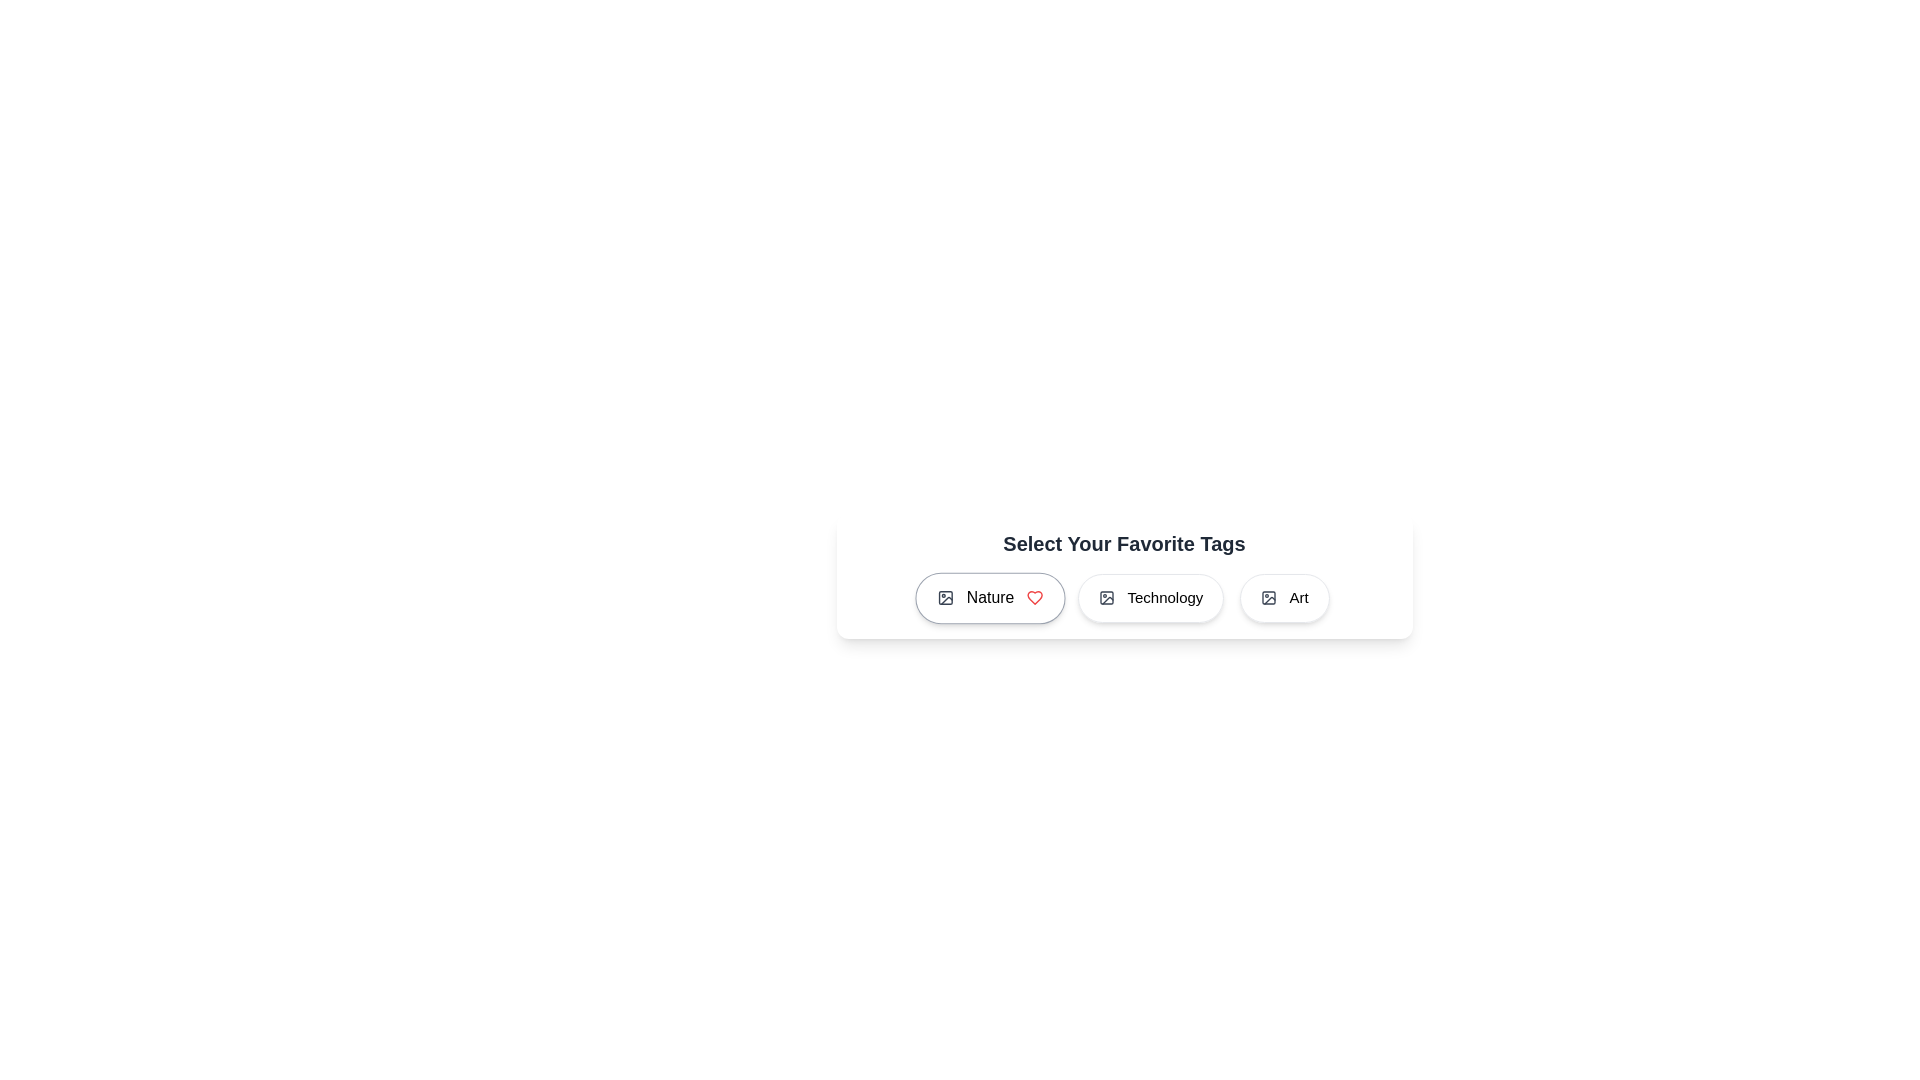 The width and height of the screenshot is (1920, 1080). Describe the element at coordinates (990, 597) in the screenshot. I see `the tag Nature` at that location.